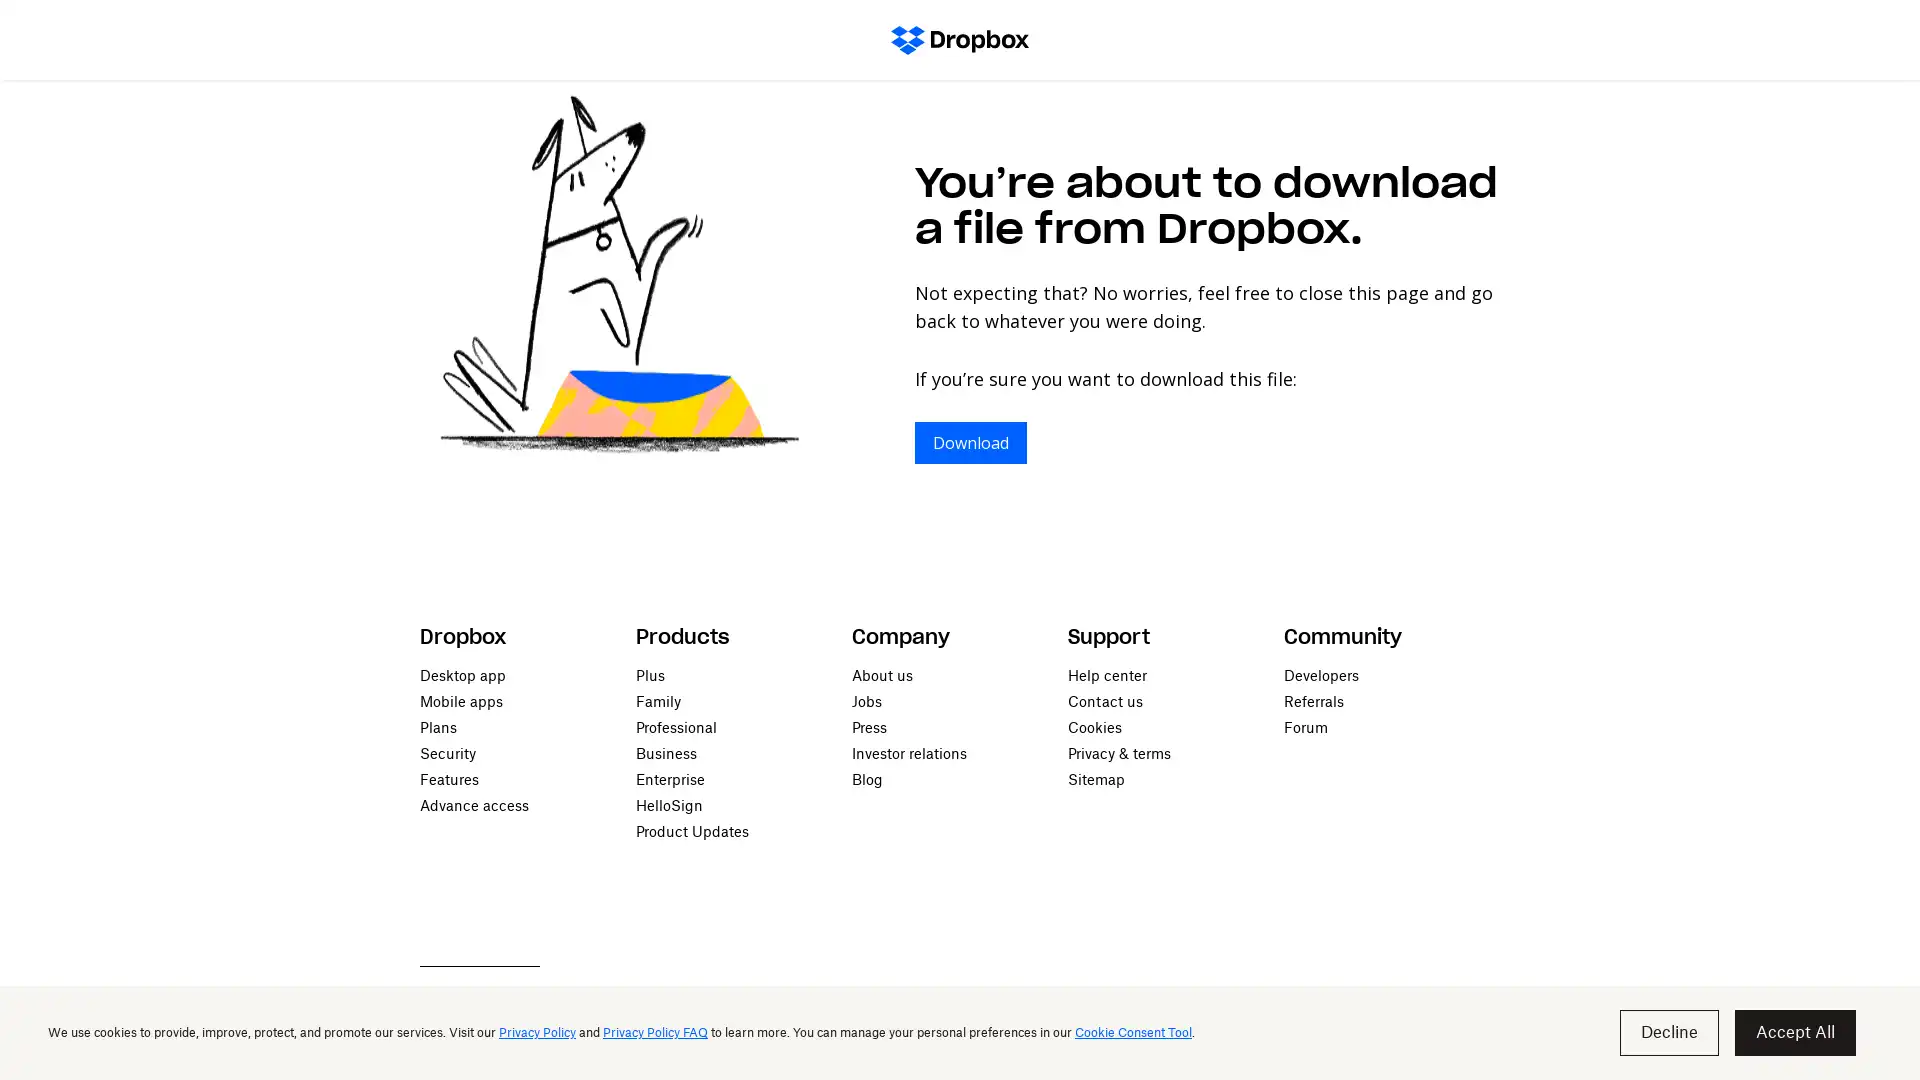 Image resolution: width=1920 pixels, height=1080 pixels. I want to click on English (United States), so click(504, 1044).